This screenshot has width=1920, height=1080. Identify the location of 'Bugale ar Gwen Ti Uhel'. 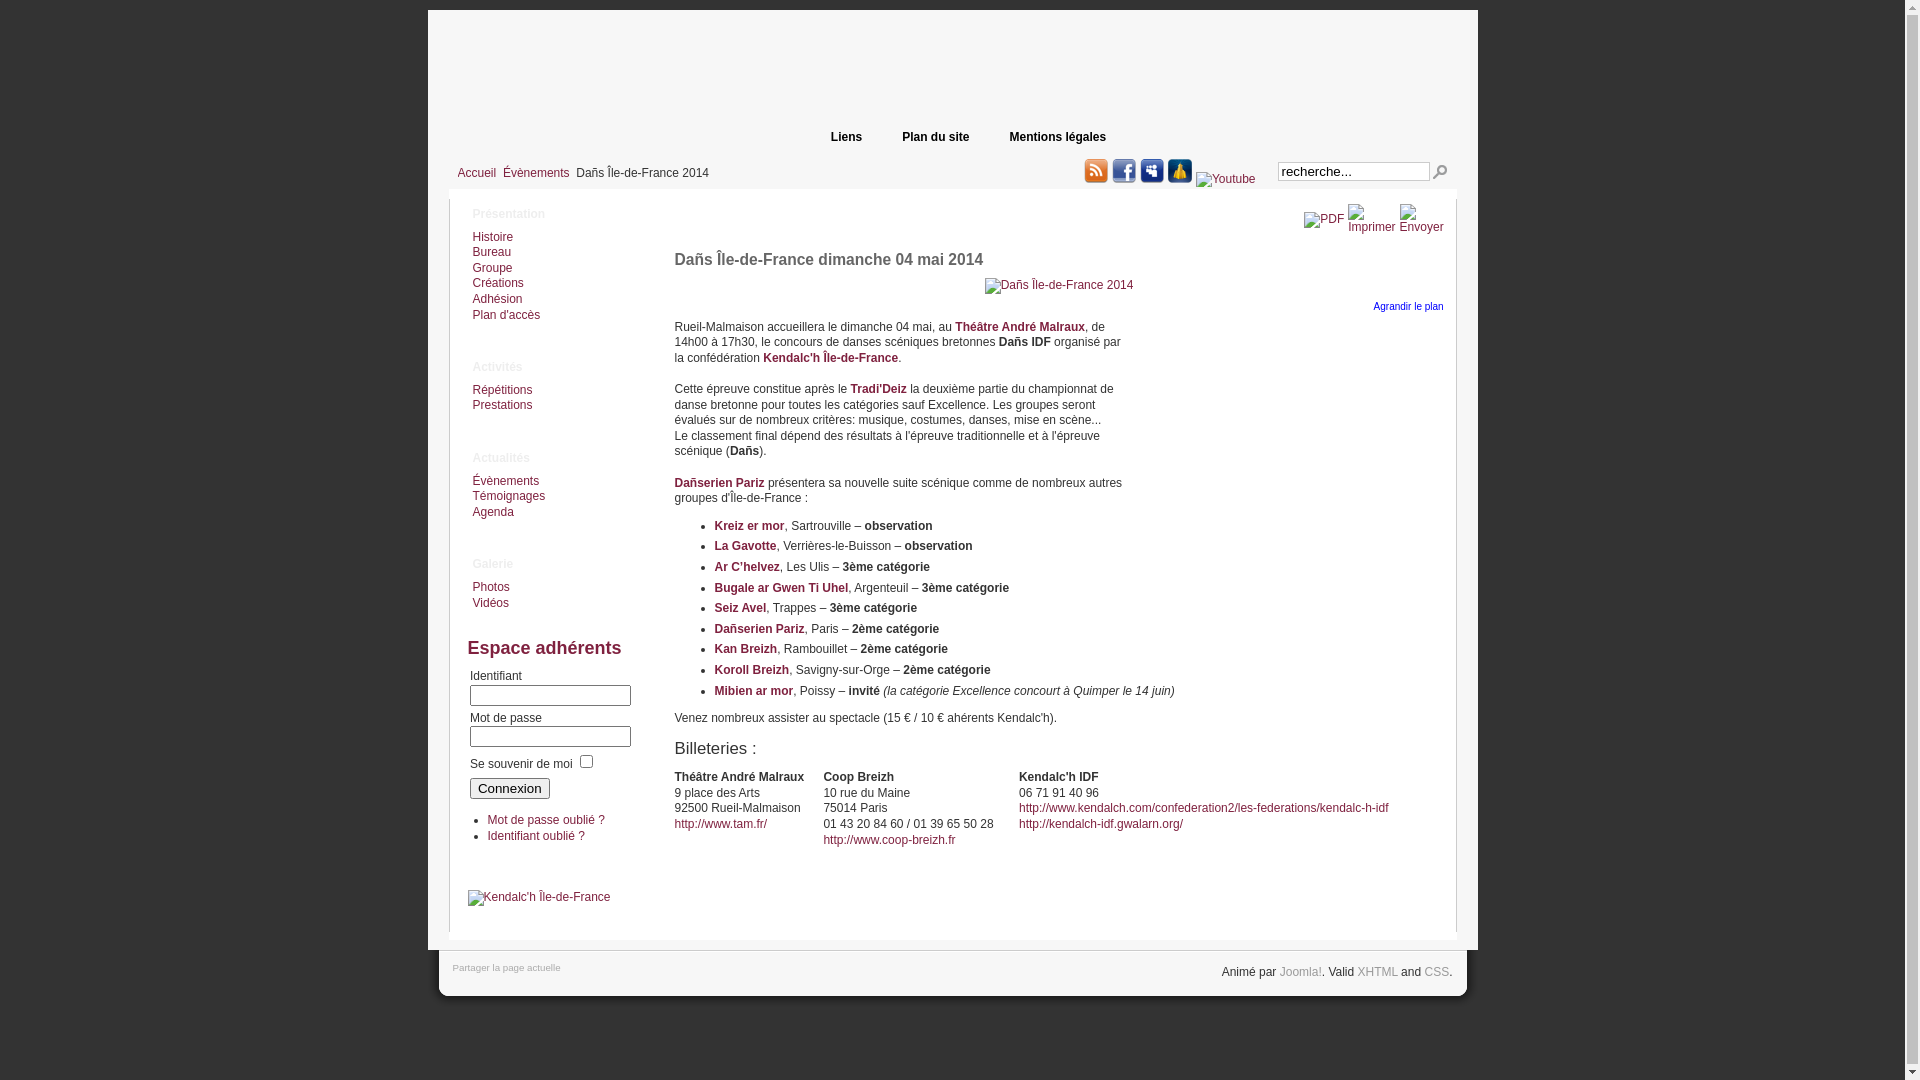
(714, 586).